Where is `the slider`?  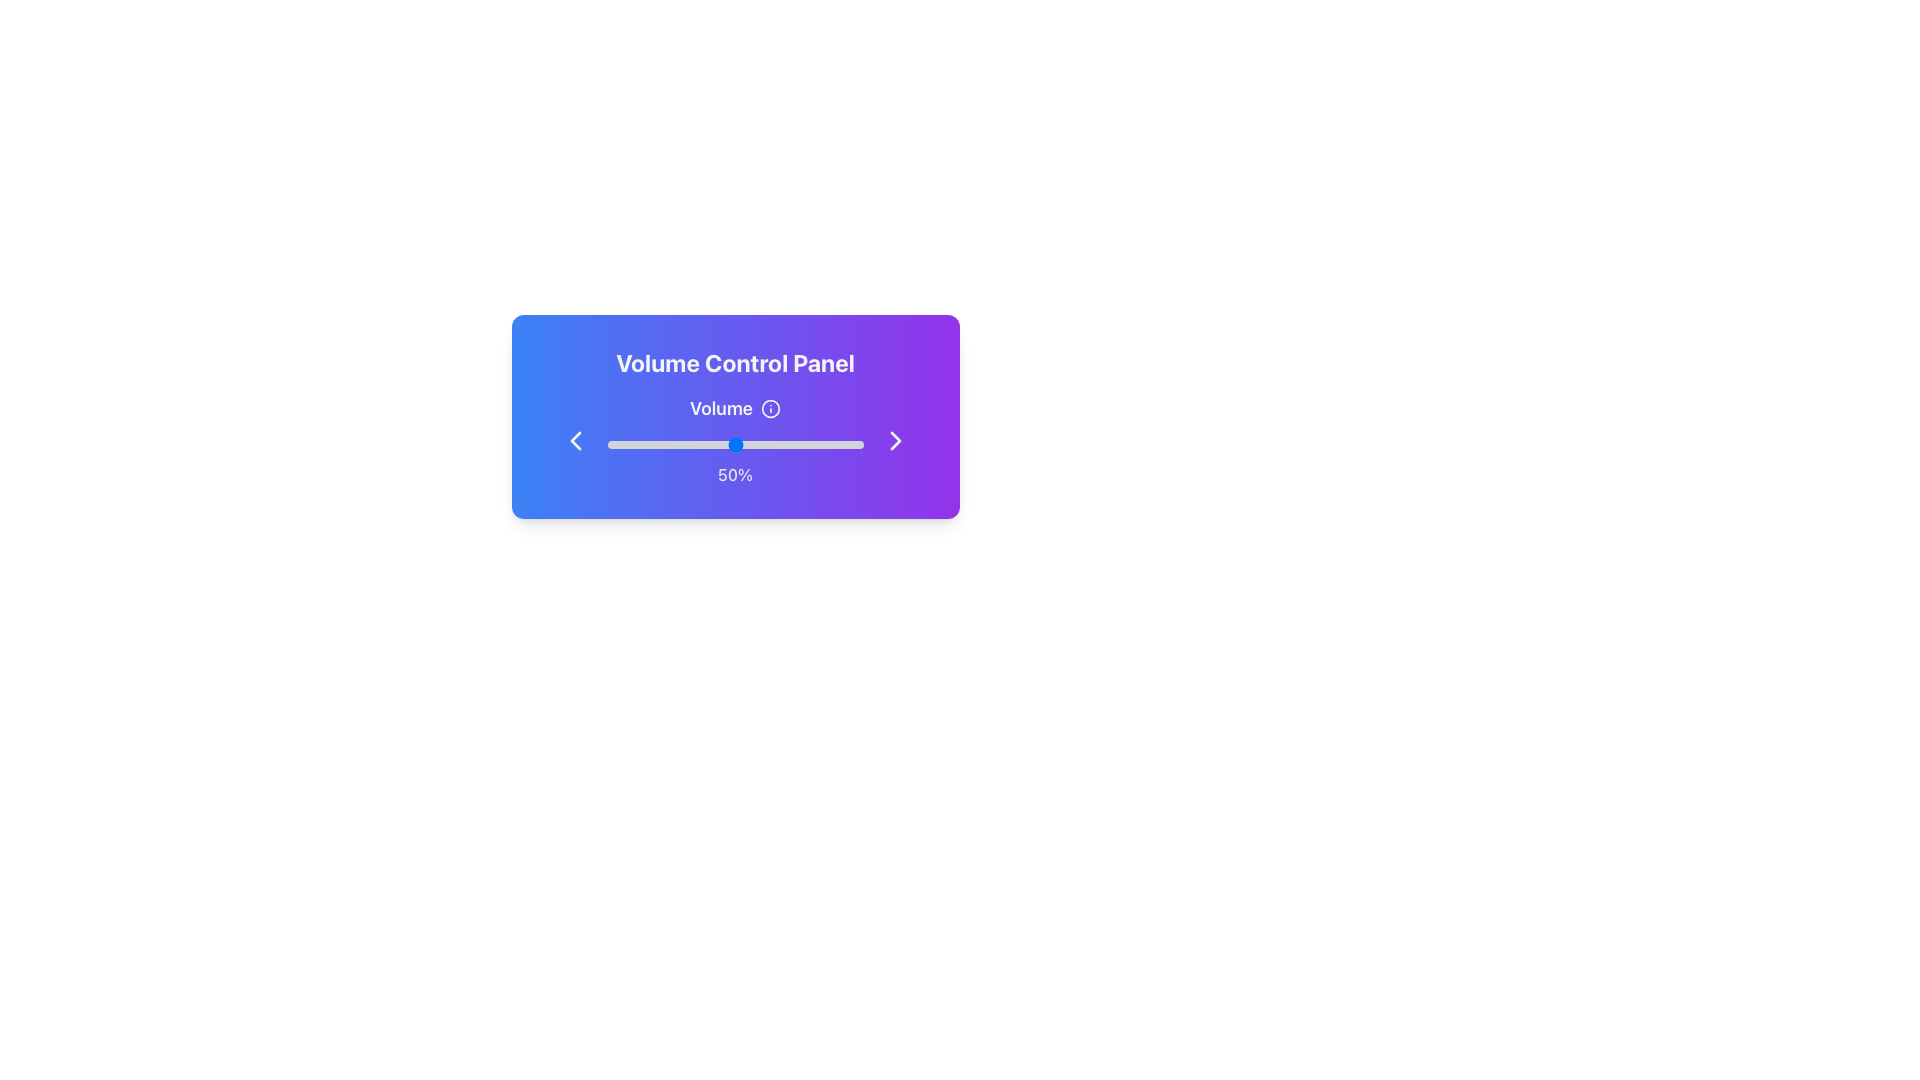
the slider is located at coordinates (709, 443).